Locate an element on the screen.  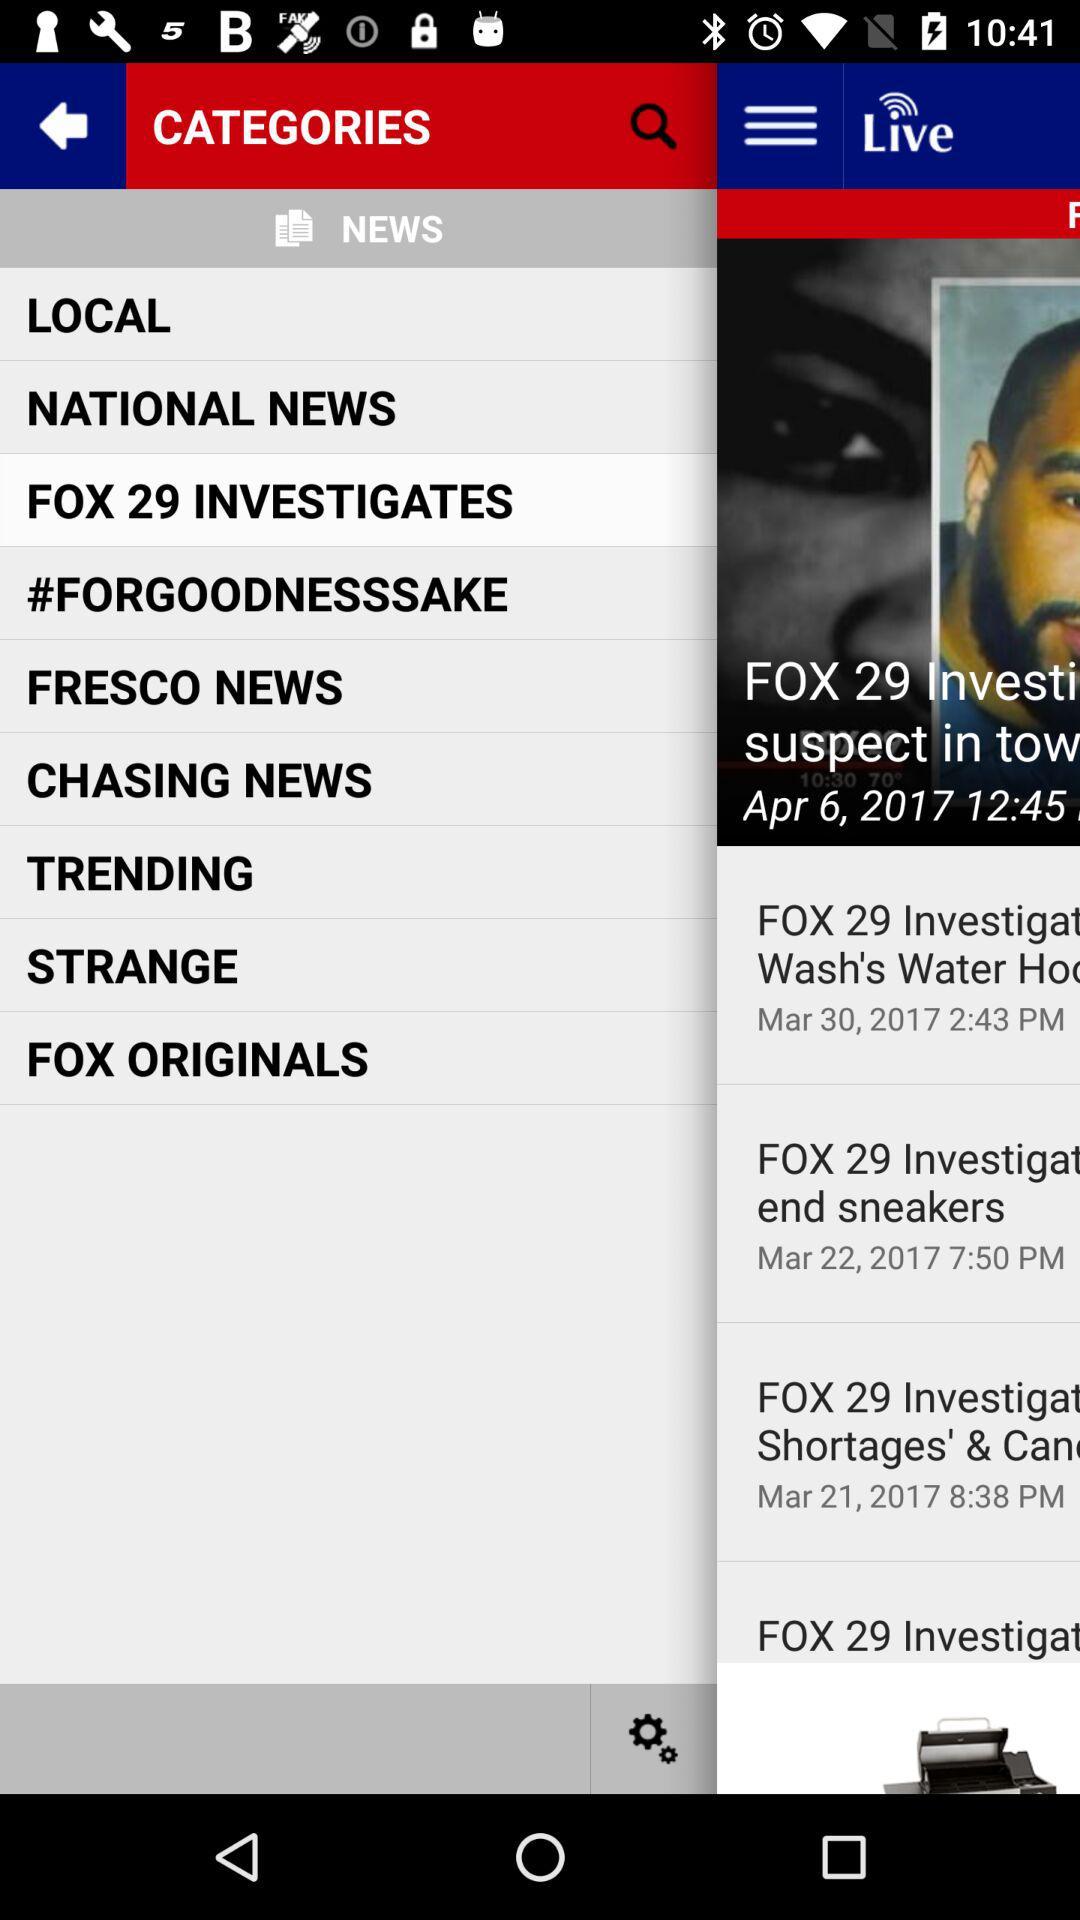
the menu icon is located at coordinates (778, 124).